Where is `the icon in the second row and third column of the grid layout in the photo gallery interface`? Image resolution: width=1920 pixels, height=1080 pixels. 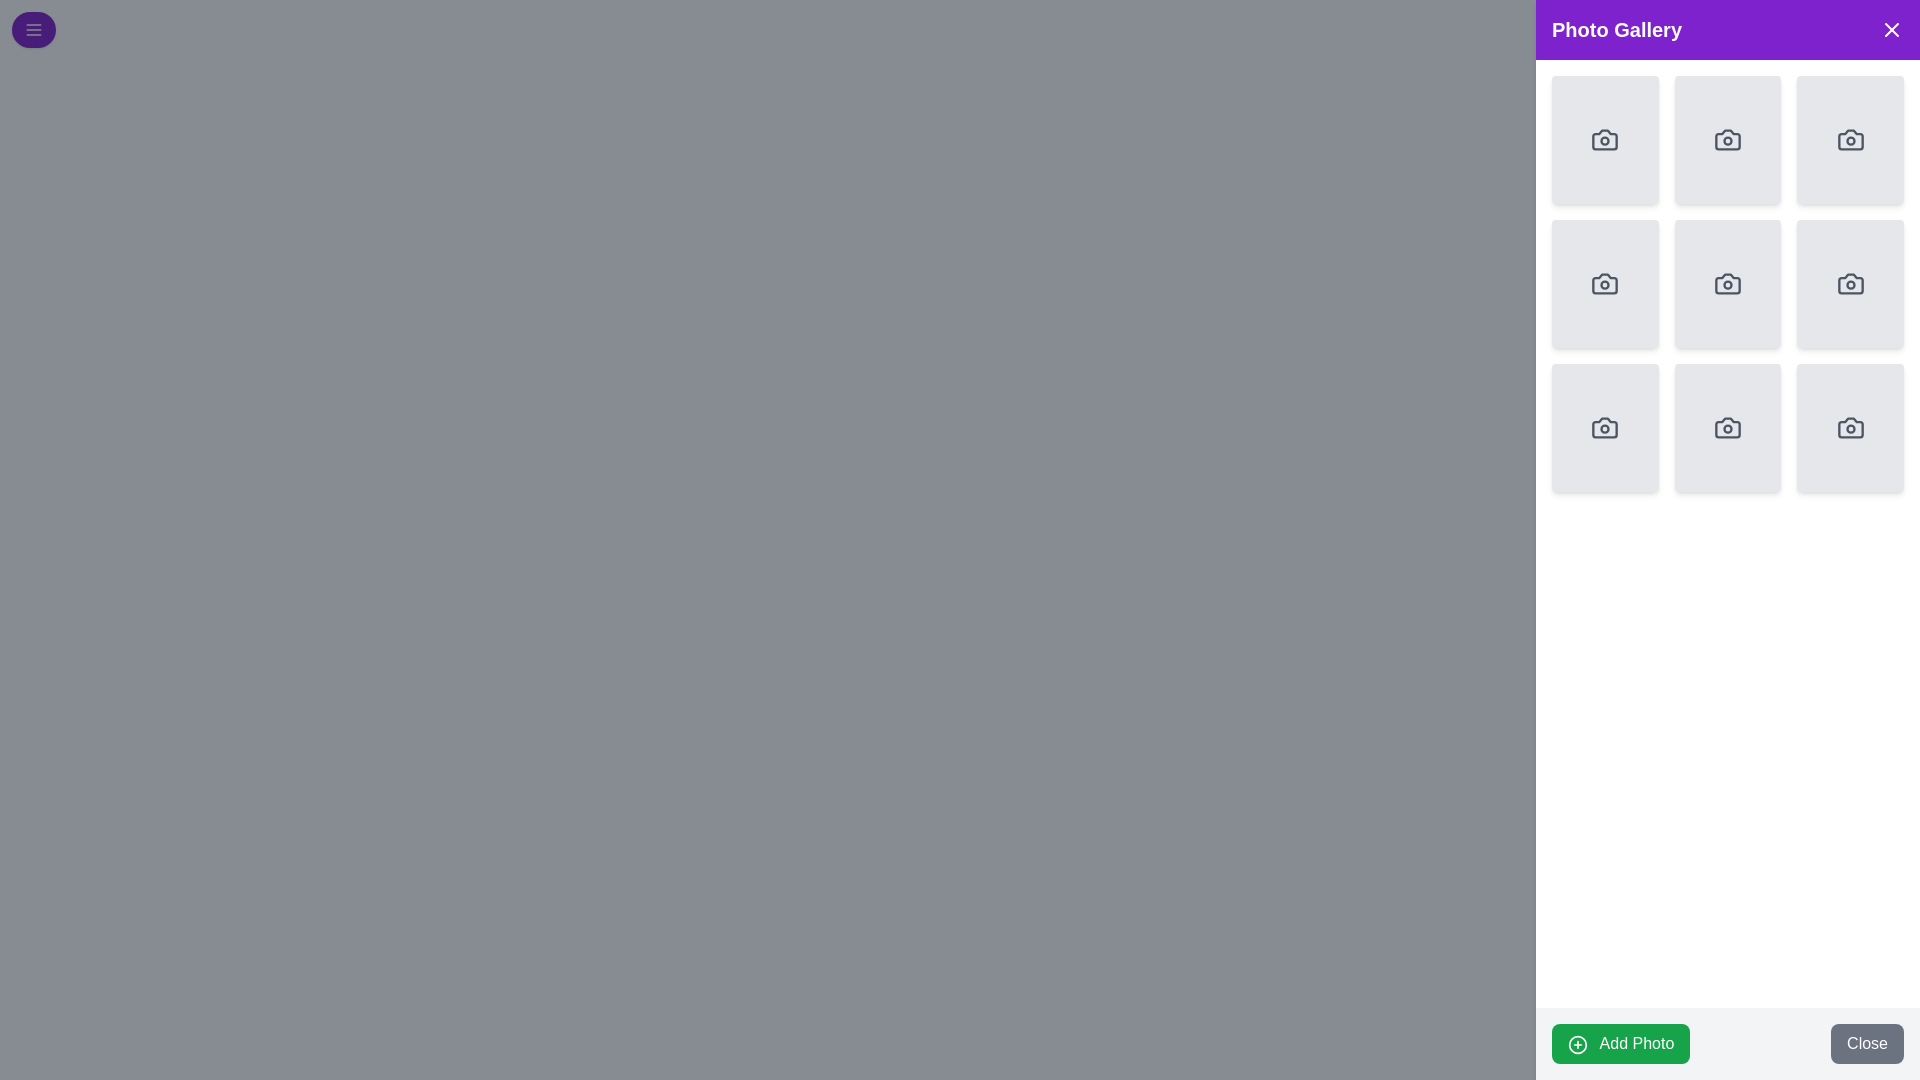
the icon in the second row and third column of the grid layout in the photo gallery interface is located at coordinates (1604, 284).